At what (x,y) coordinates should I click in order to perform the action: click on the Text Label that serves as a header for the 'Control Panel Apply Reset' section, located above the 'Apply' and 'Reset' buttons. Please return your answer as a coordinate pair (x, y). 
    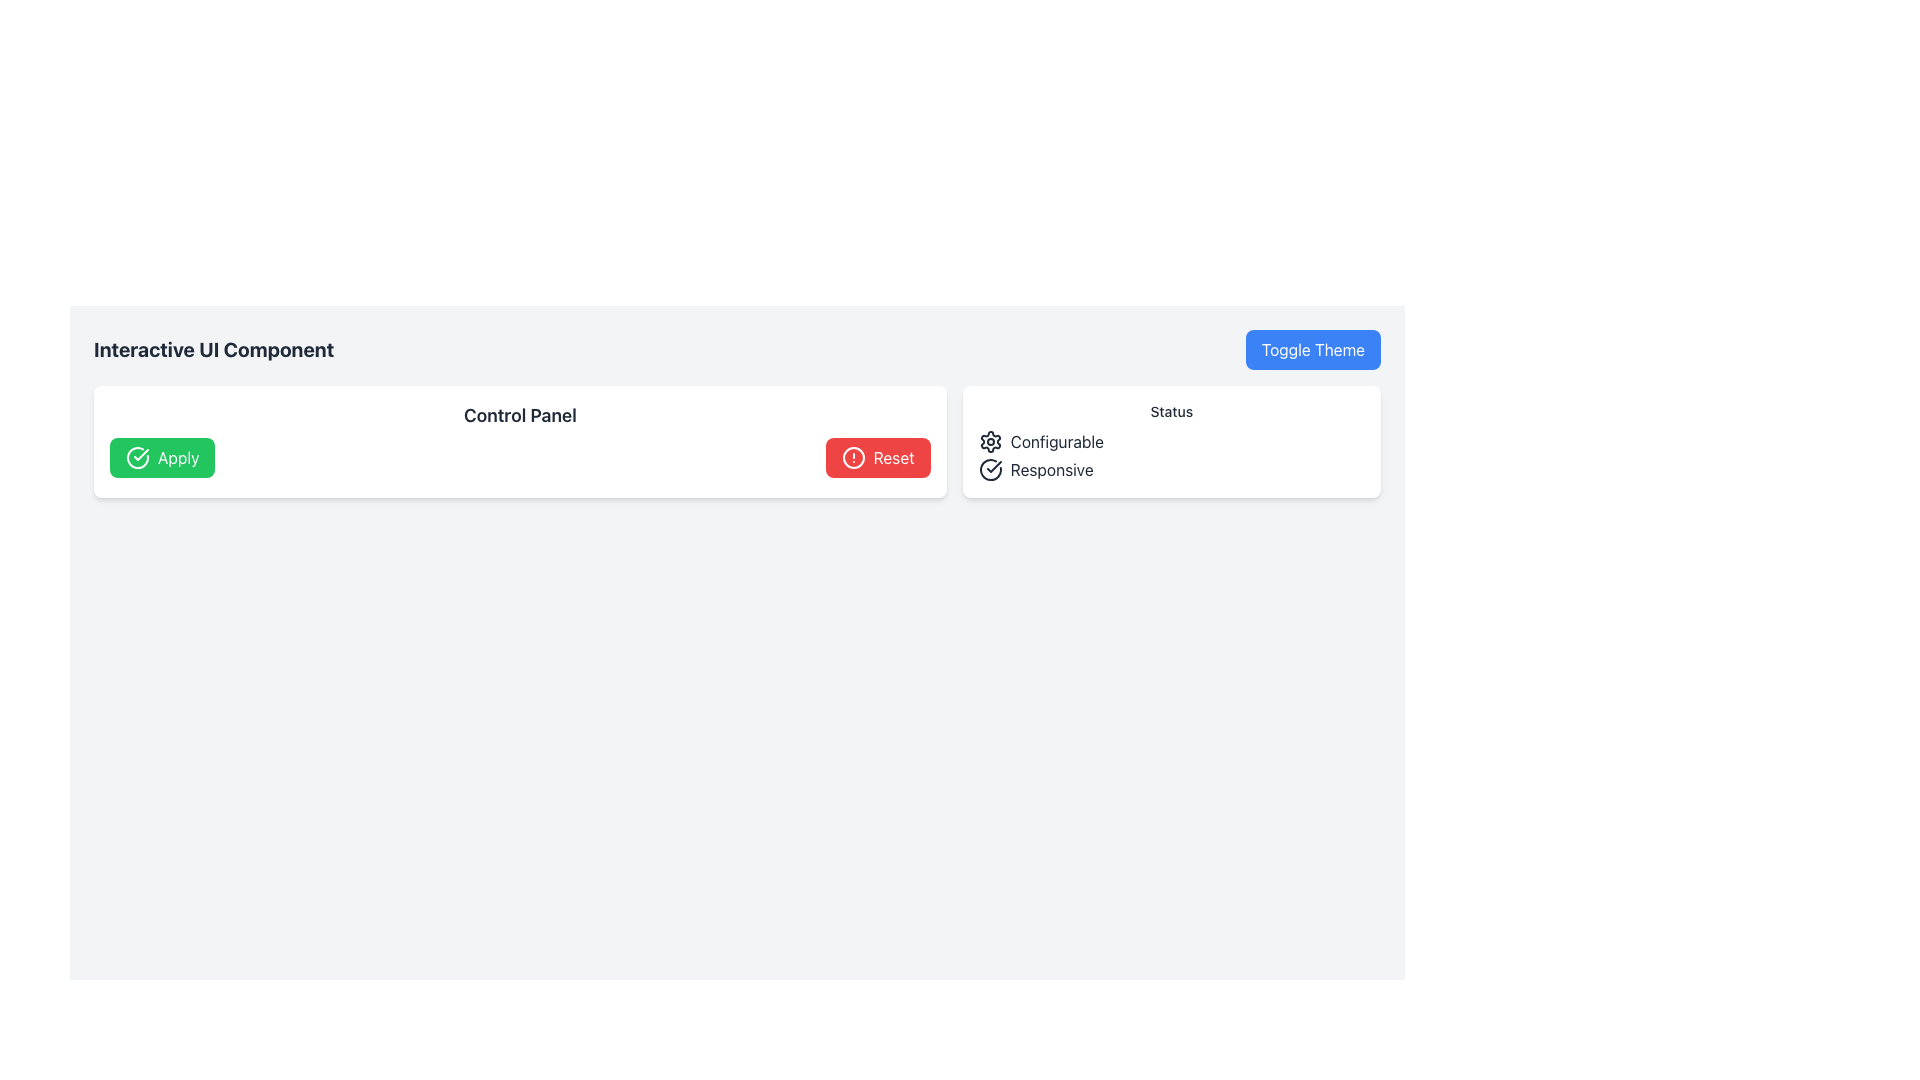
    Looking at the image, I should click on (520, 415).